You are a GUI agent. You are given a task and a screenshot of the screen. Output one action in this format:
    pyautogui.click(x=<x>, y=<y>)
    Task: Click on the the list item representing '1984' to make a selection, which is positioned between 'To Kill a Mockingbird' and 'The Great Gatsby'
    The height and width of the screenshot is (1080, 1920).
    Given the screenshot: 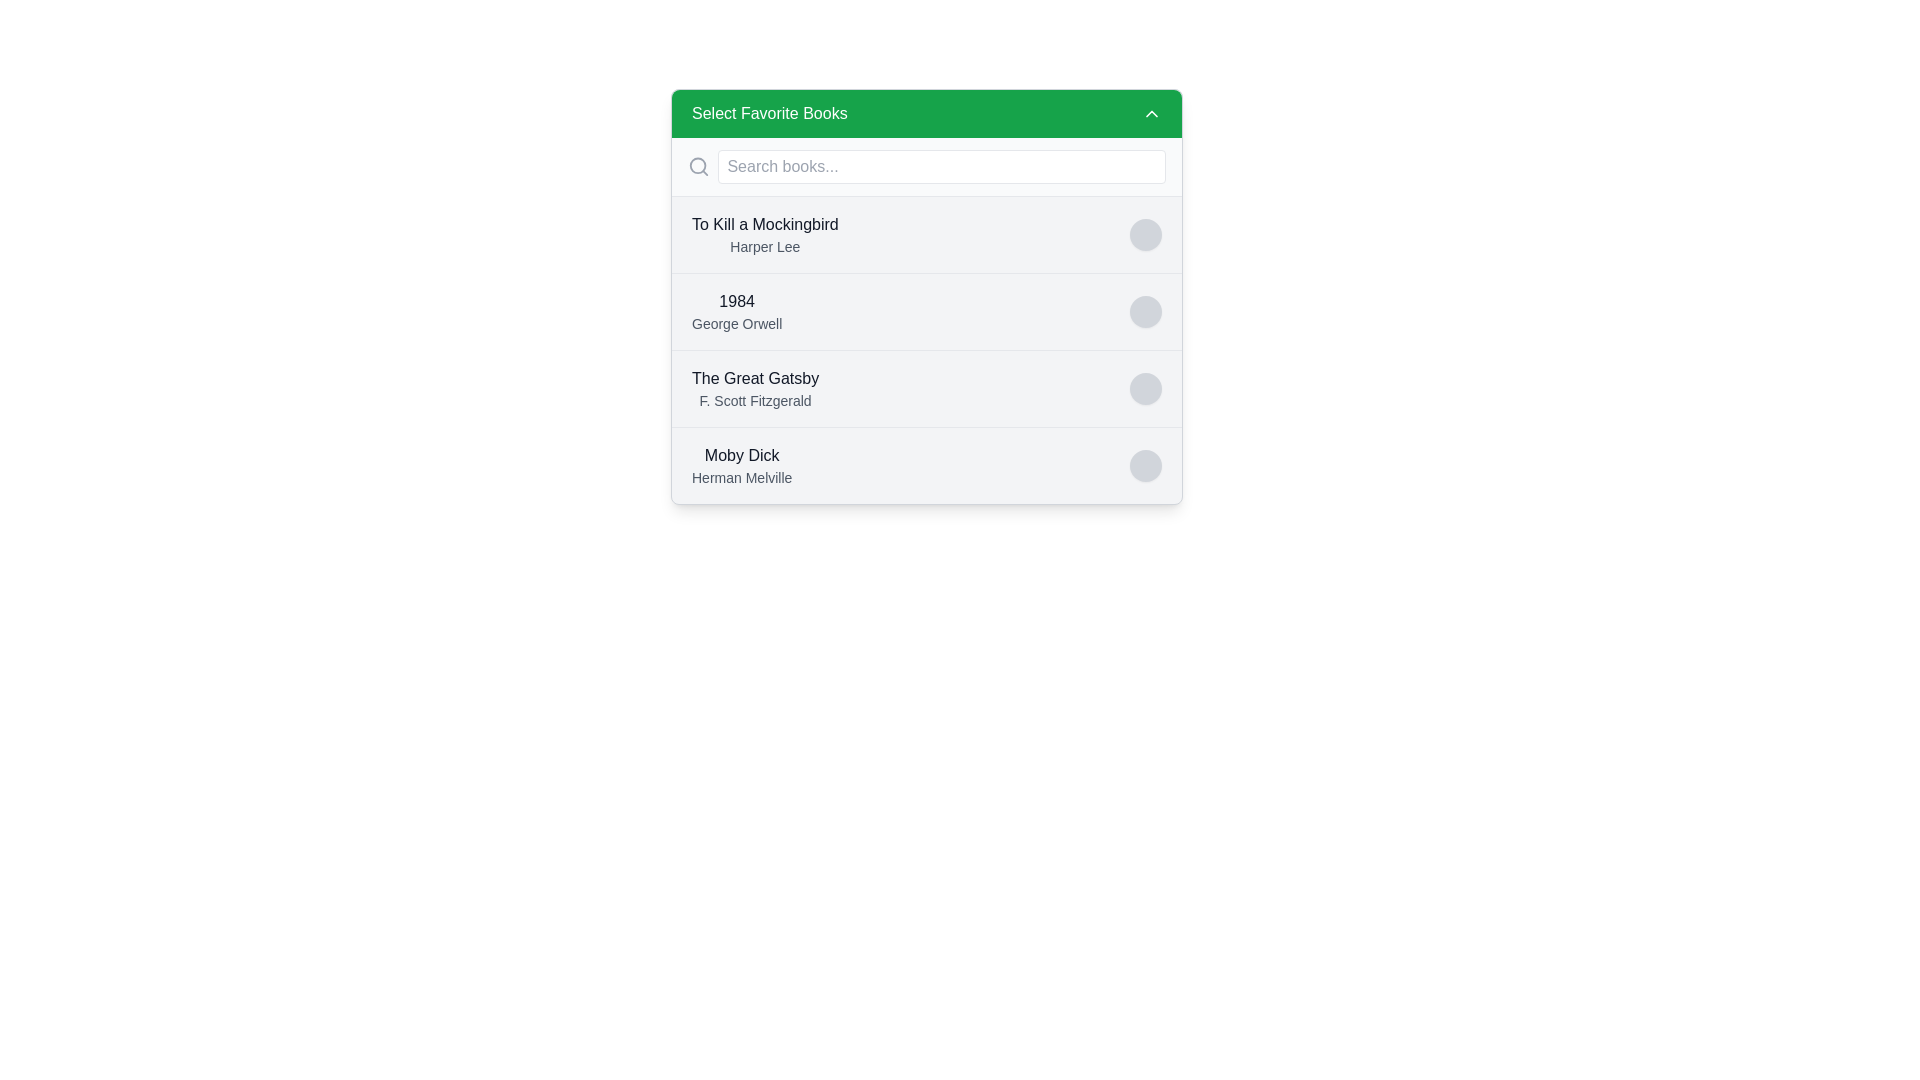 What is the action you would take?
    pyautogui.click(x=925, y=297)
    